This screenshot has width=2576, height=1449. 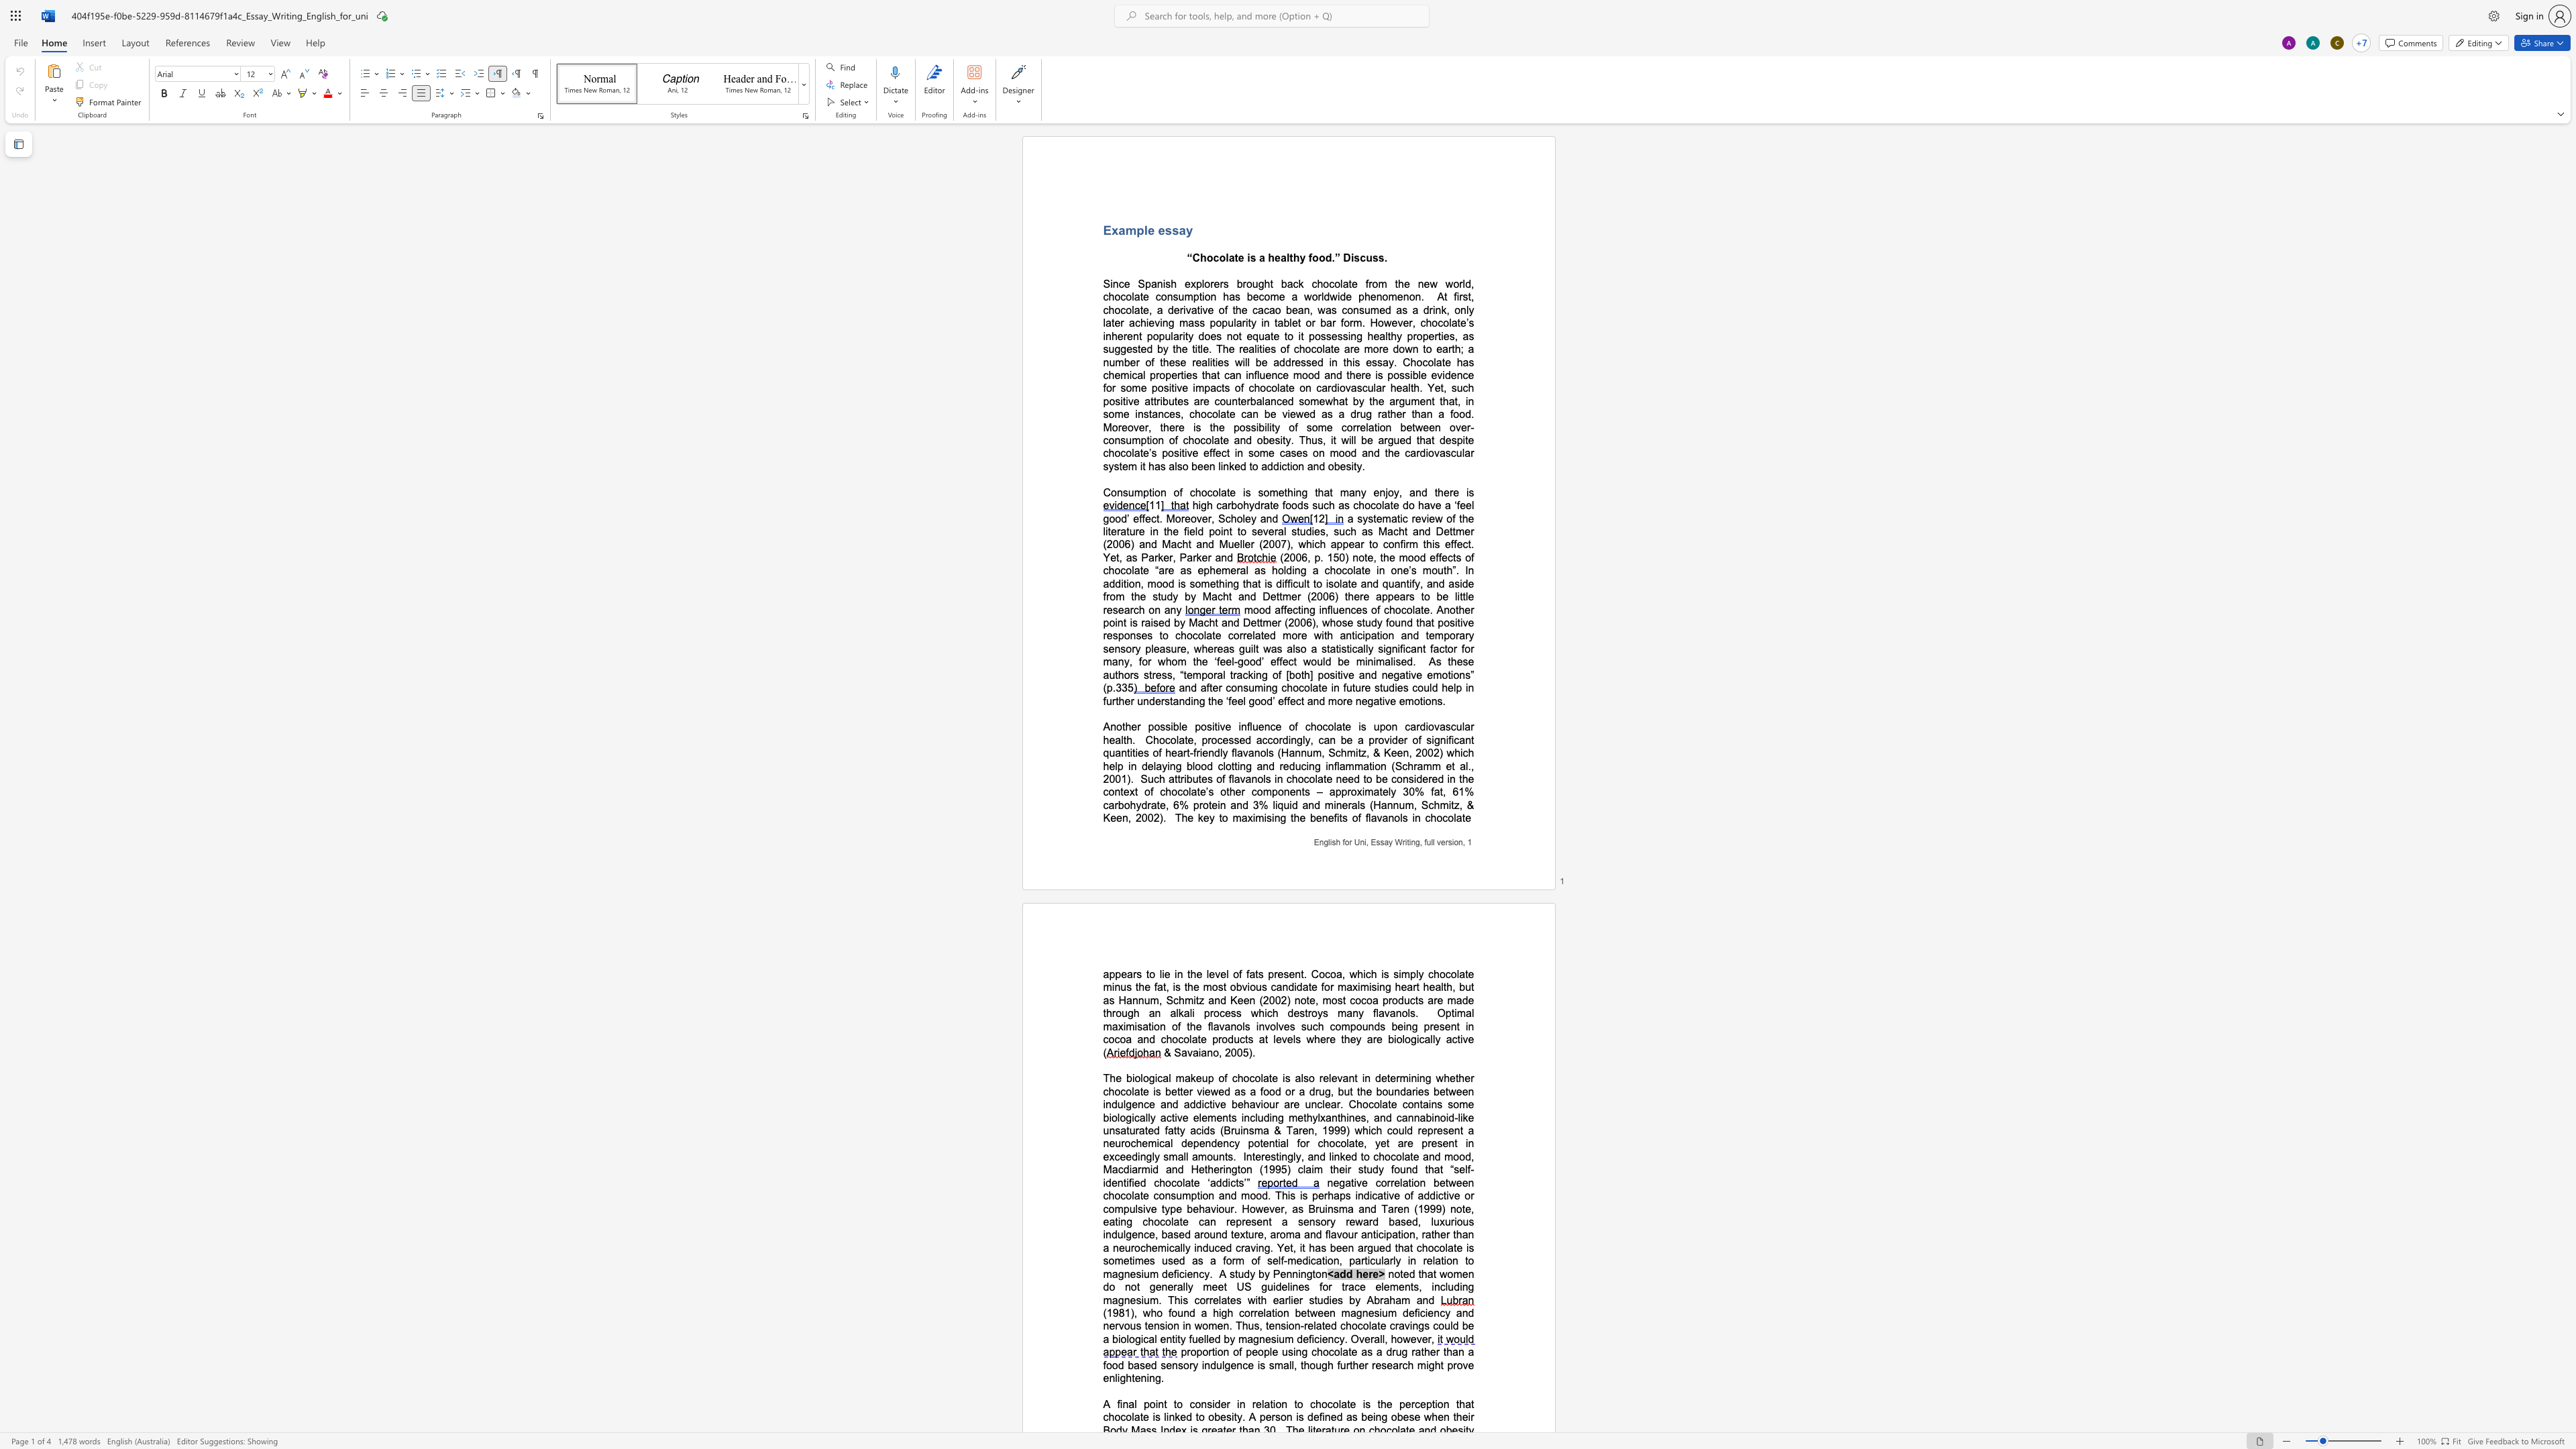 I want to click on the space between the continuous character "i" and "s" in the text, so click(x=1365, y=1403).